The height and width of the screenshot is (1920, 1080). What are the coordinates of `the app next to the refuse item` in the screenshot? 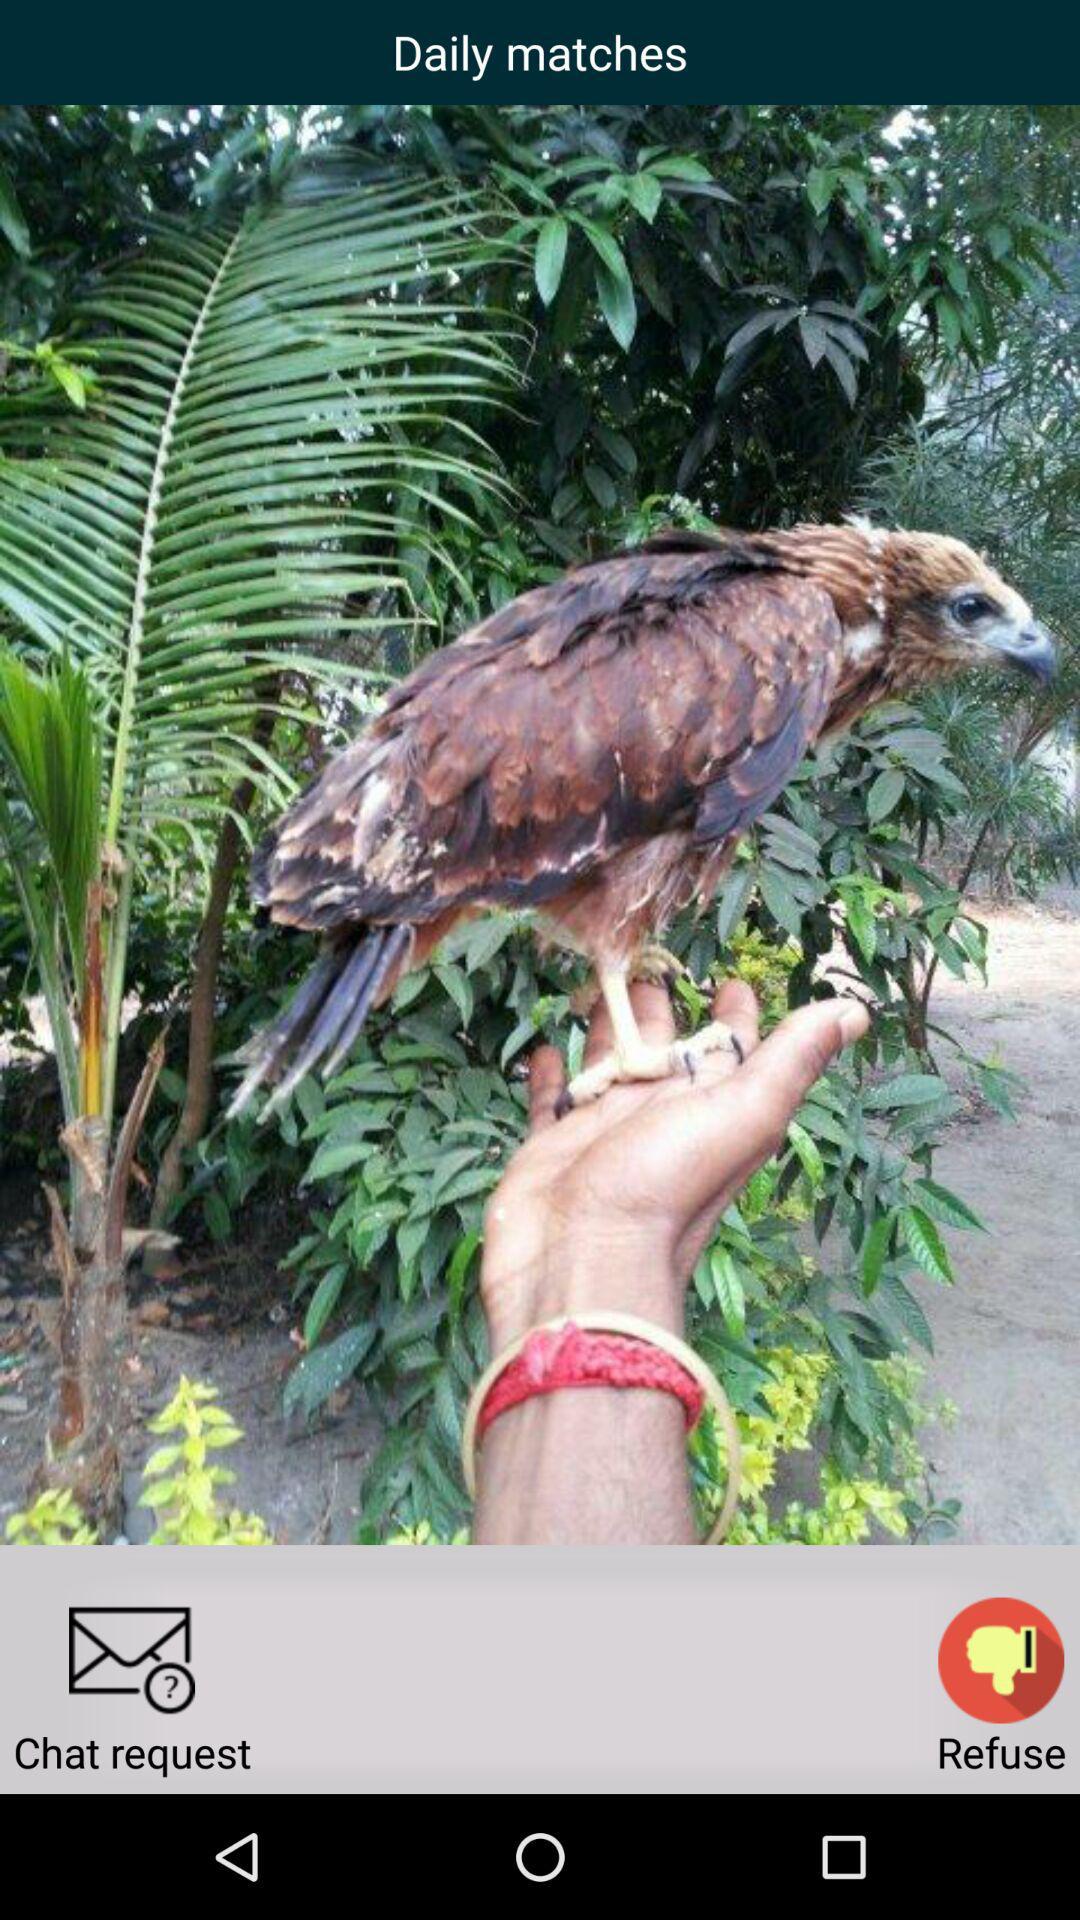 It's located at (131, 1660).